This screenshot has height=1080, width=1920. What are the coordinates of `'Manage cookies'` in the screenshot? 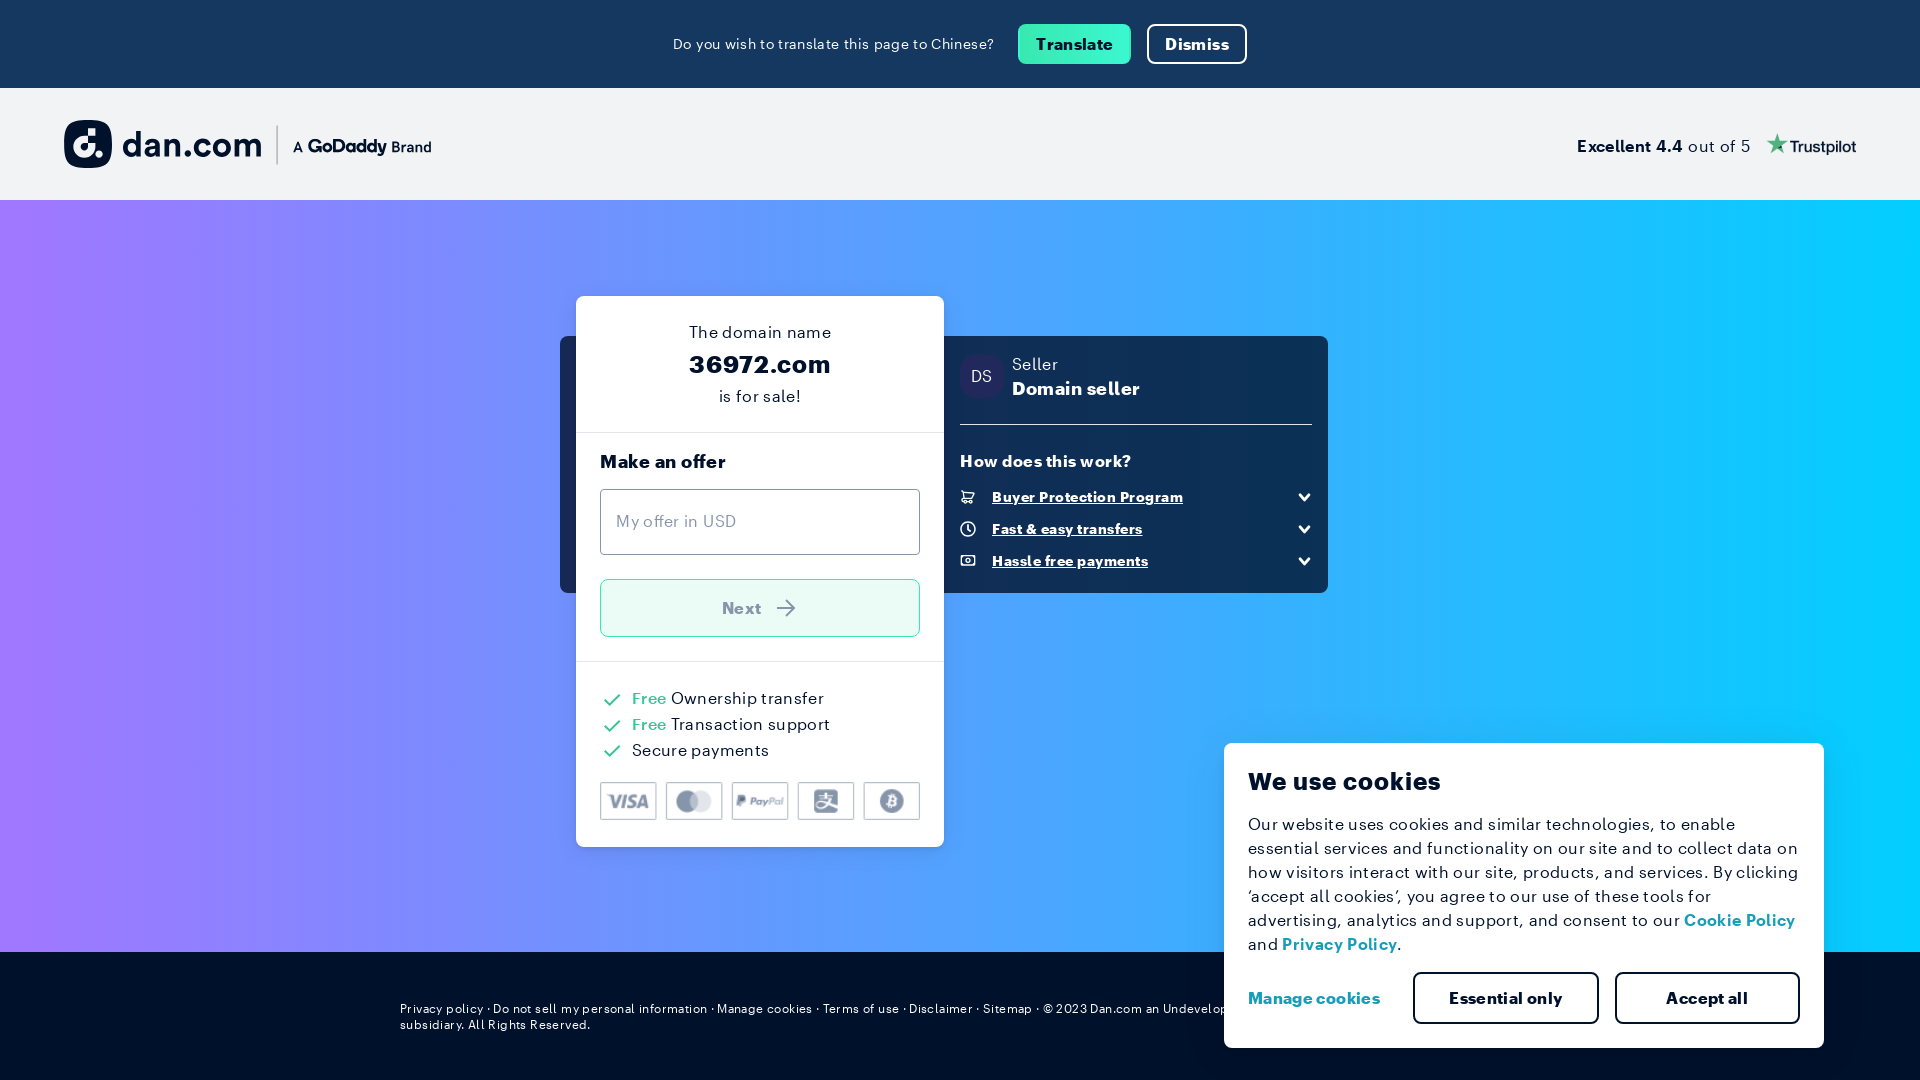 It's located at (1321, 998).